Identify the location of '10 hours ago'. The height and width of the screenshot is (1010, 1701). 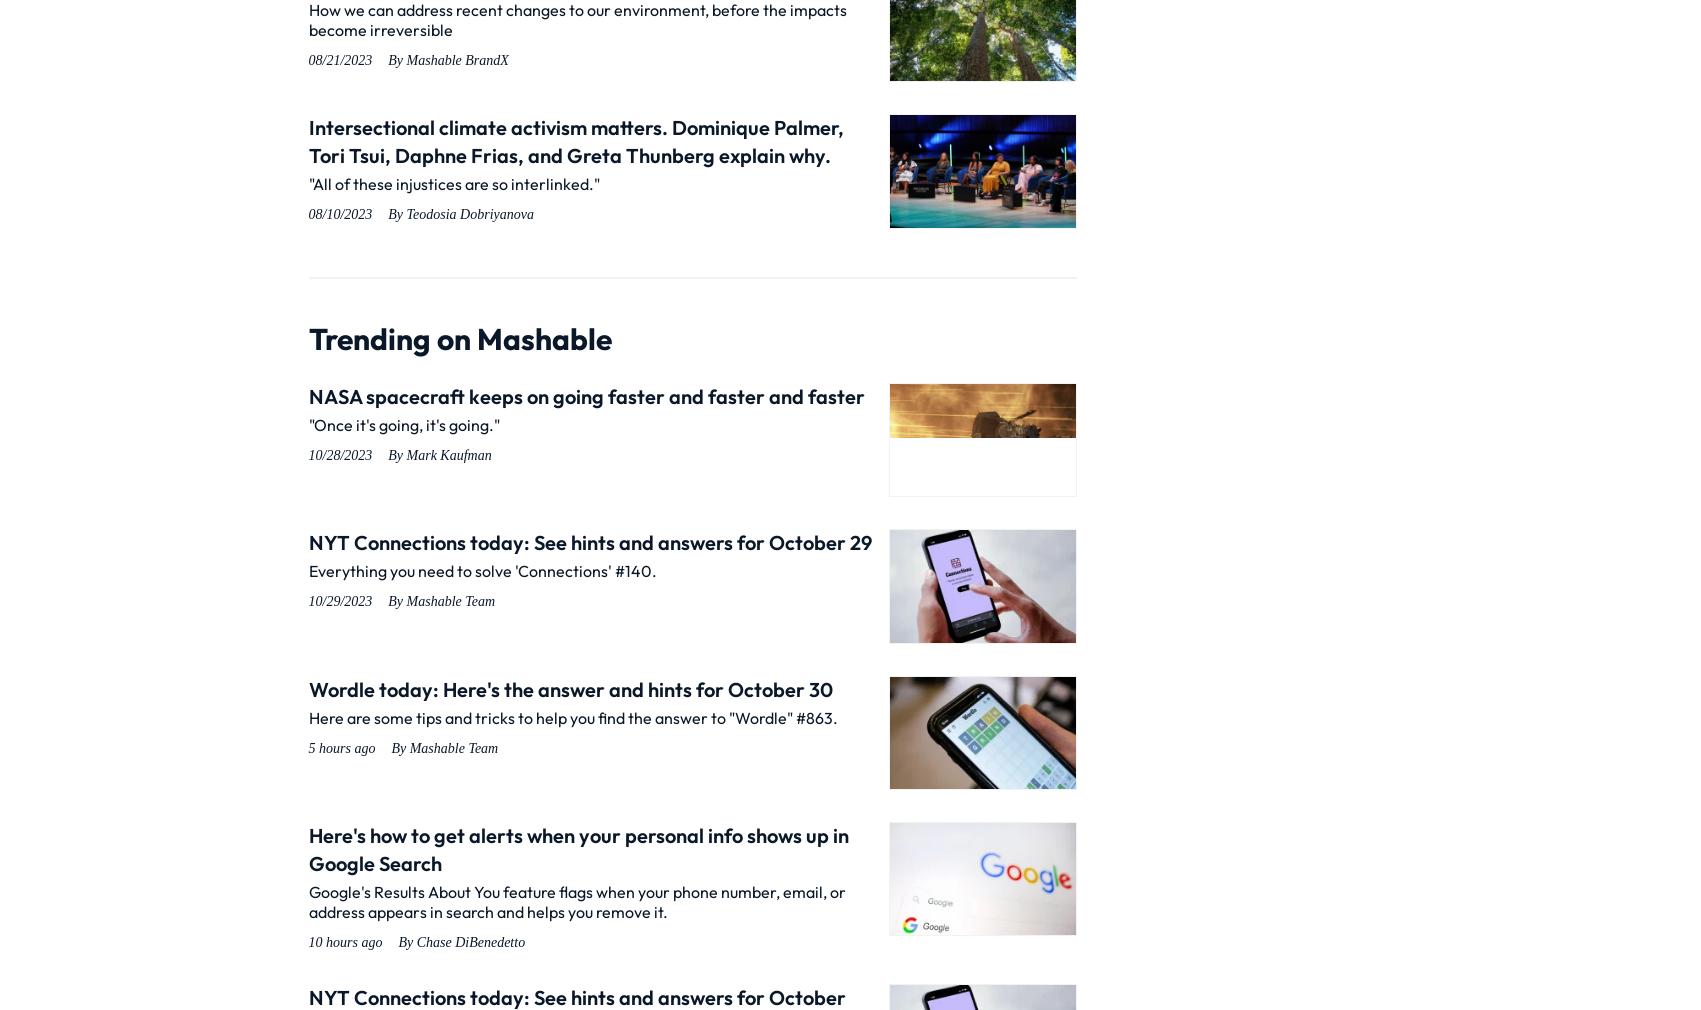
(344, 942).